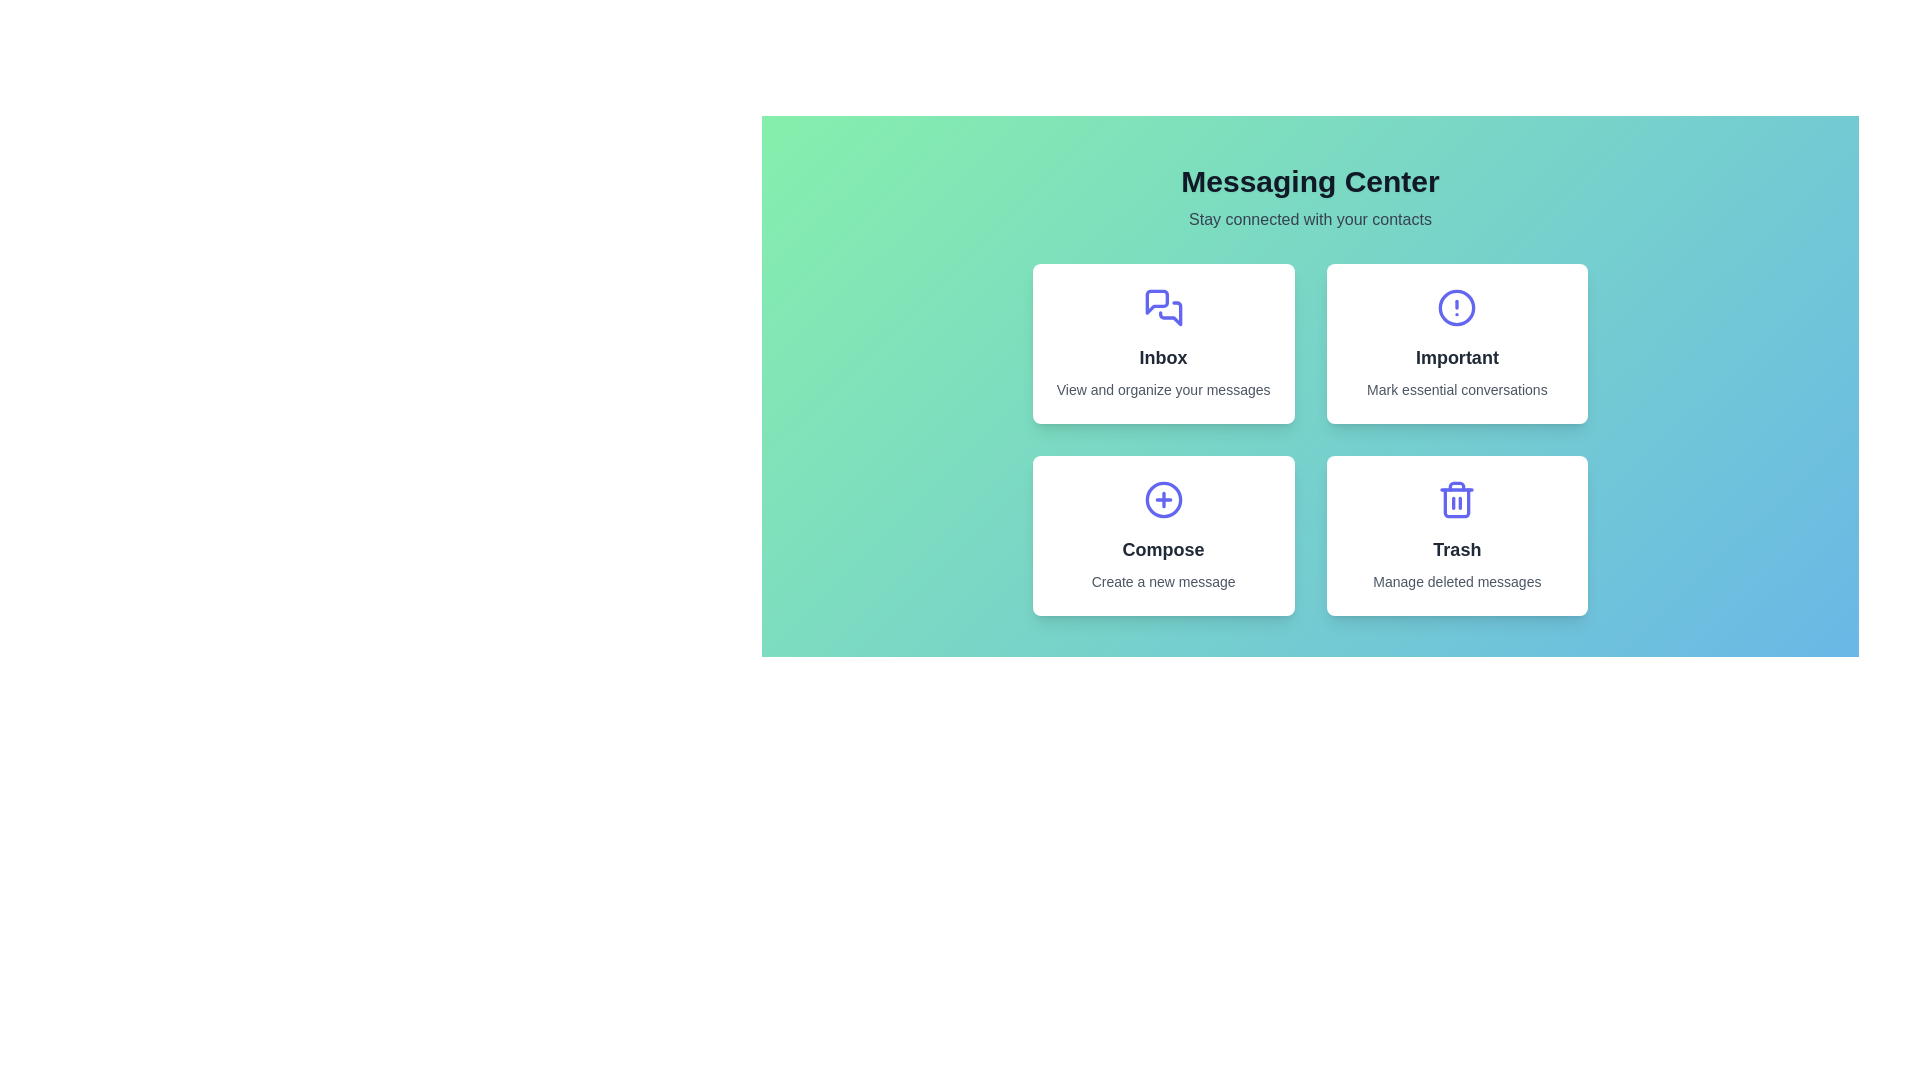 The image size is (1920, 1080). What do you see at coordinates (1457, 535) in the screenshot?
I see `the interactive card located in the bottom-right of the grid layout` at bounding box center [1457, 535].